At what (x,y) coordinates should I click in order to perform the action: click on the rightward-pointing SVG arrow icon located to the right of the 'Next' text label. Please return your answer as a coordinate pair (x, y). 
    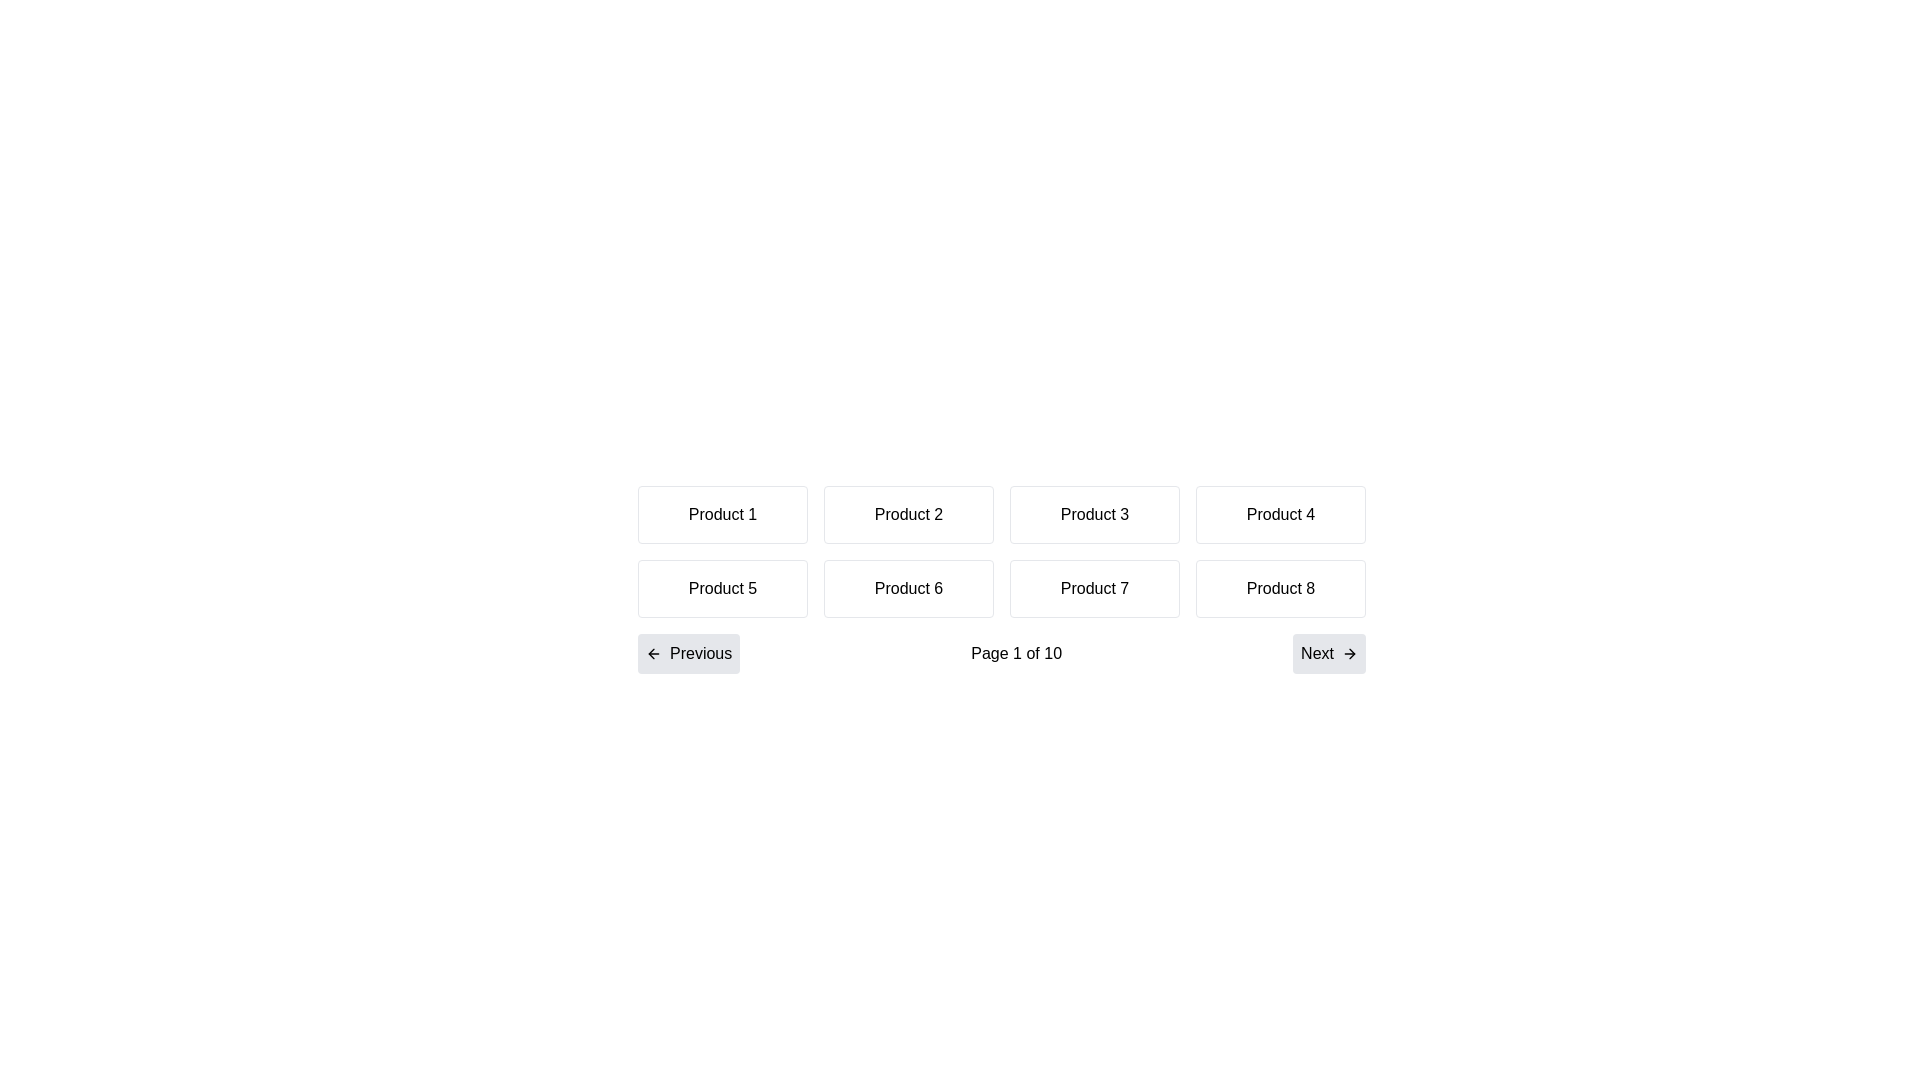
    Looking at the image, I should click on (1349, 654).